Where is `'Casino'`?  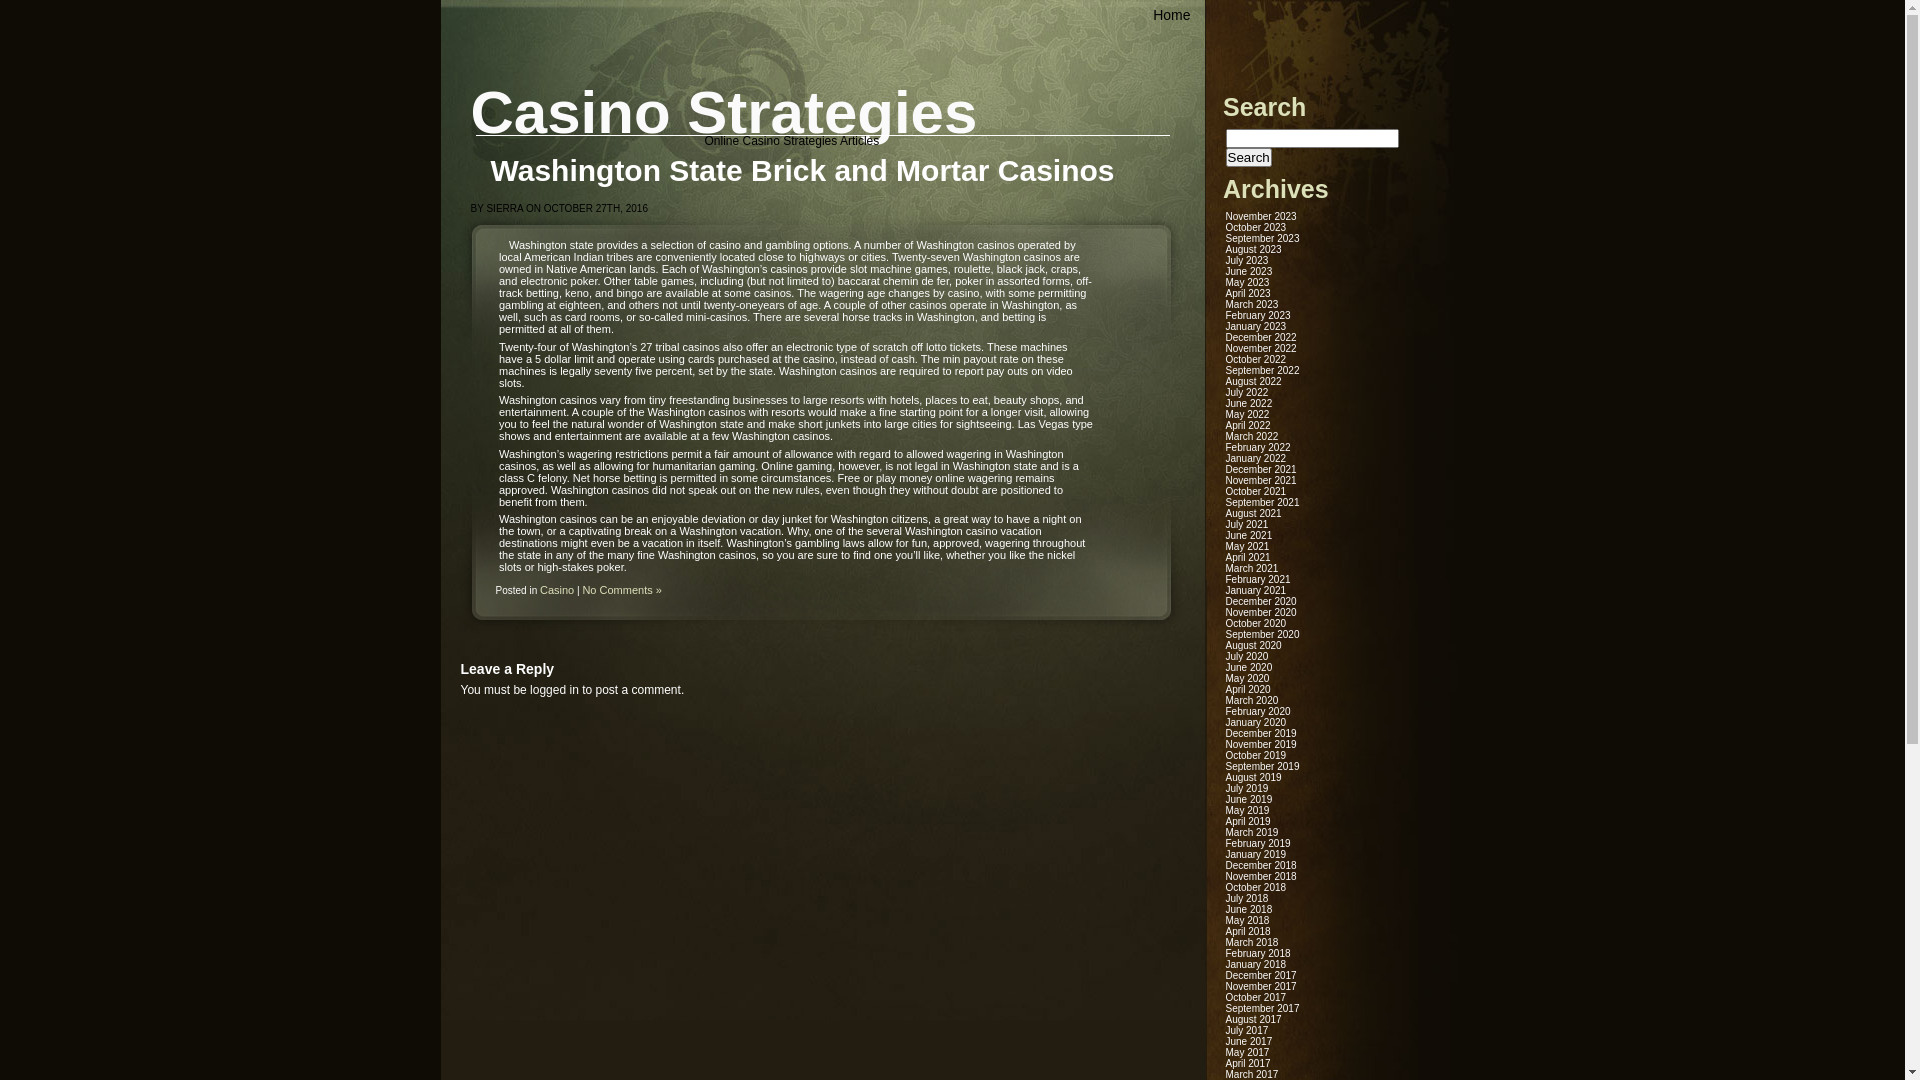 'Casino' is located at coordinates (556, 589).